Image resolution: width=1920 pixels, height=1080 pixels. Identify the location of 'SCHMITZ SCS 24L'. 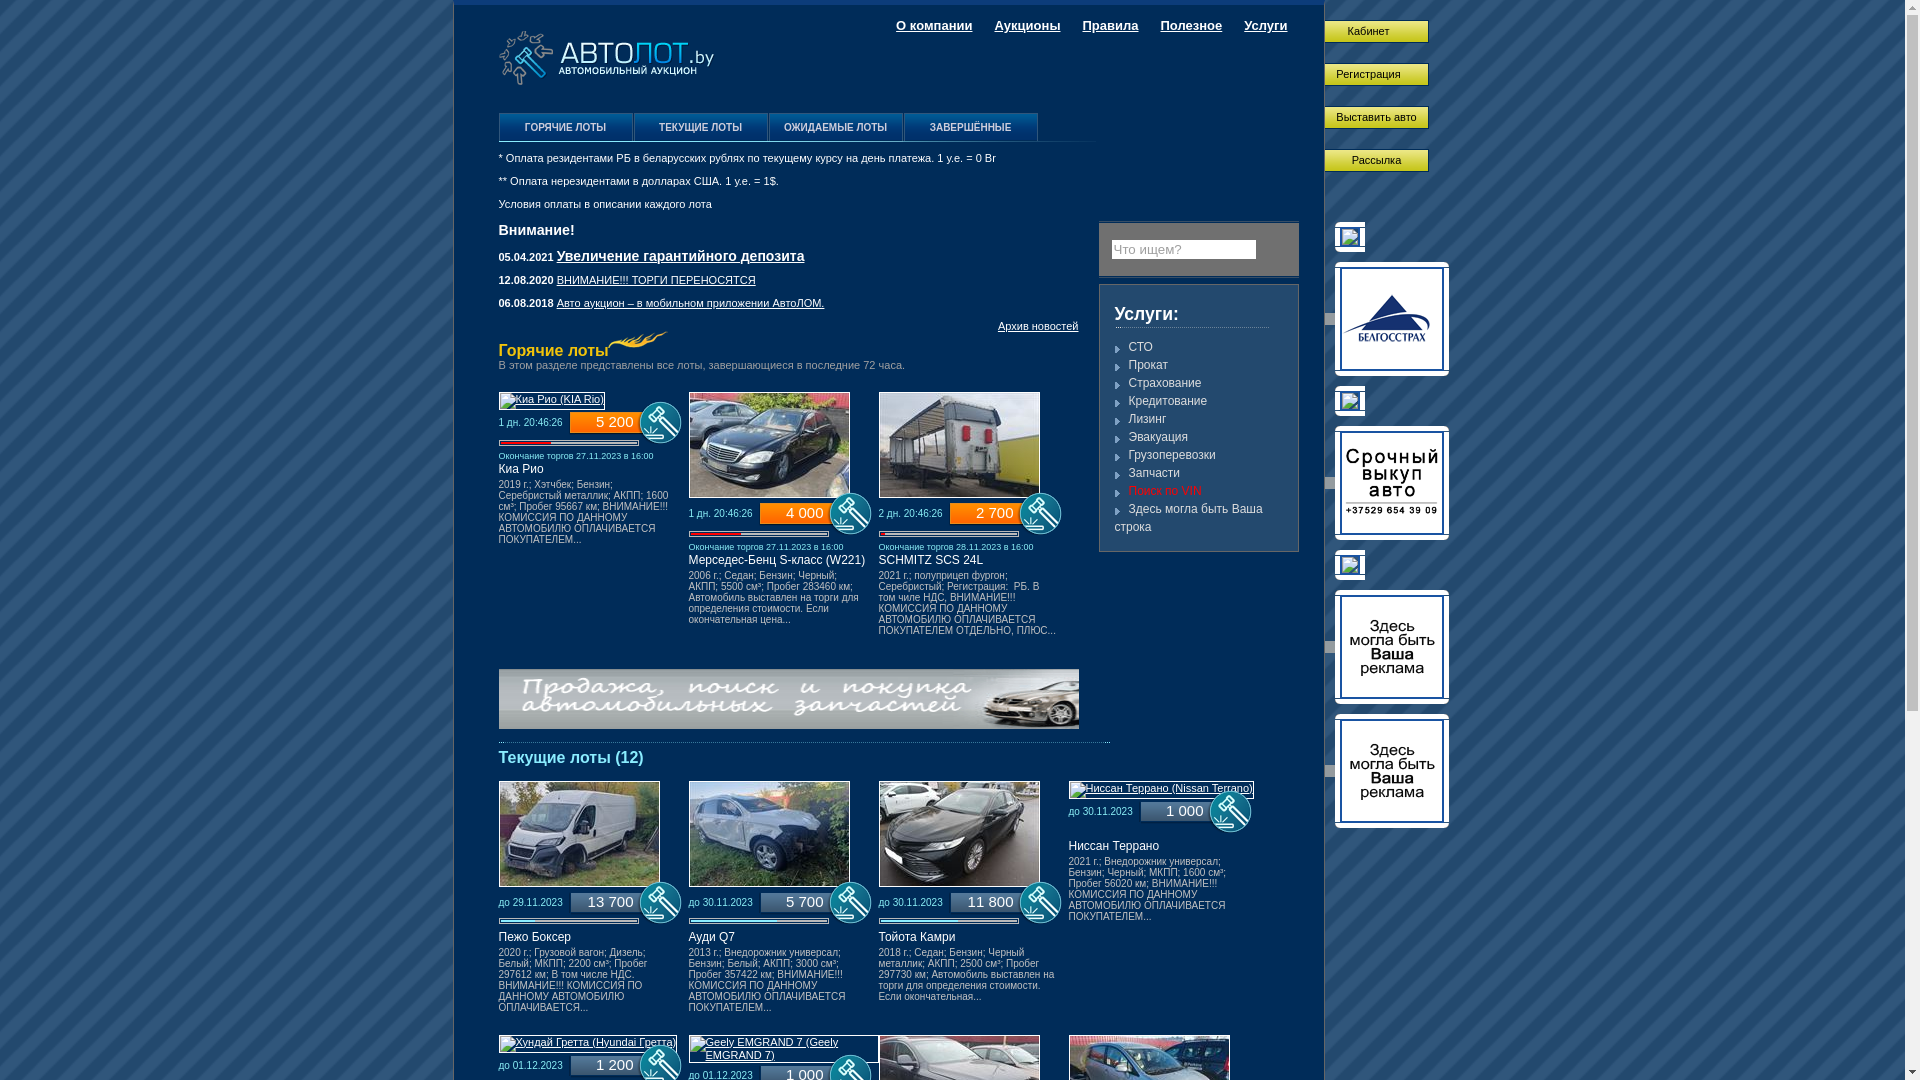
(929, 559).